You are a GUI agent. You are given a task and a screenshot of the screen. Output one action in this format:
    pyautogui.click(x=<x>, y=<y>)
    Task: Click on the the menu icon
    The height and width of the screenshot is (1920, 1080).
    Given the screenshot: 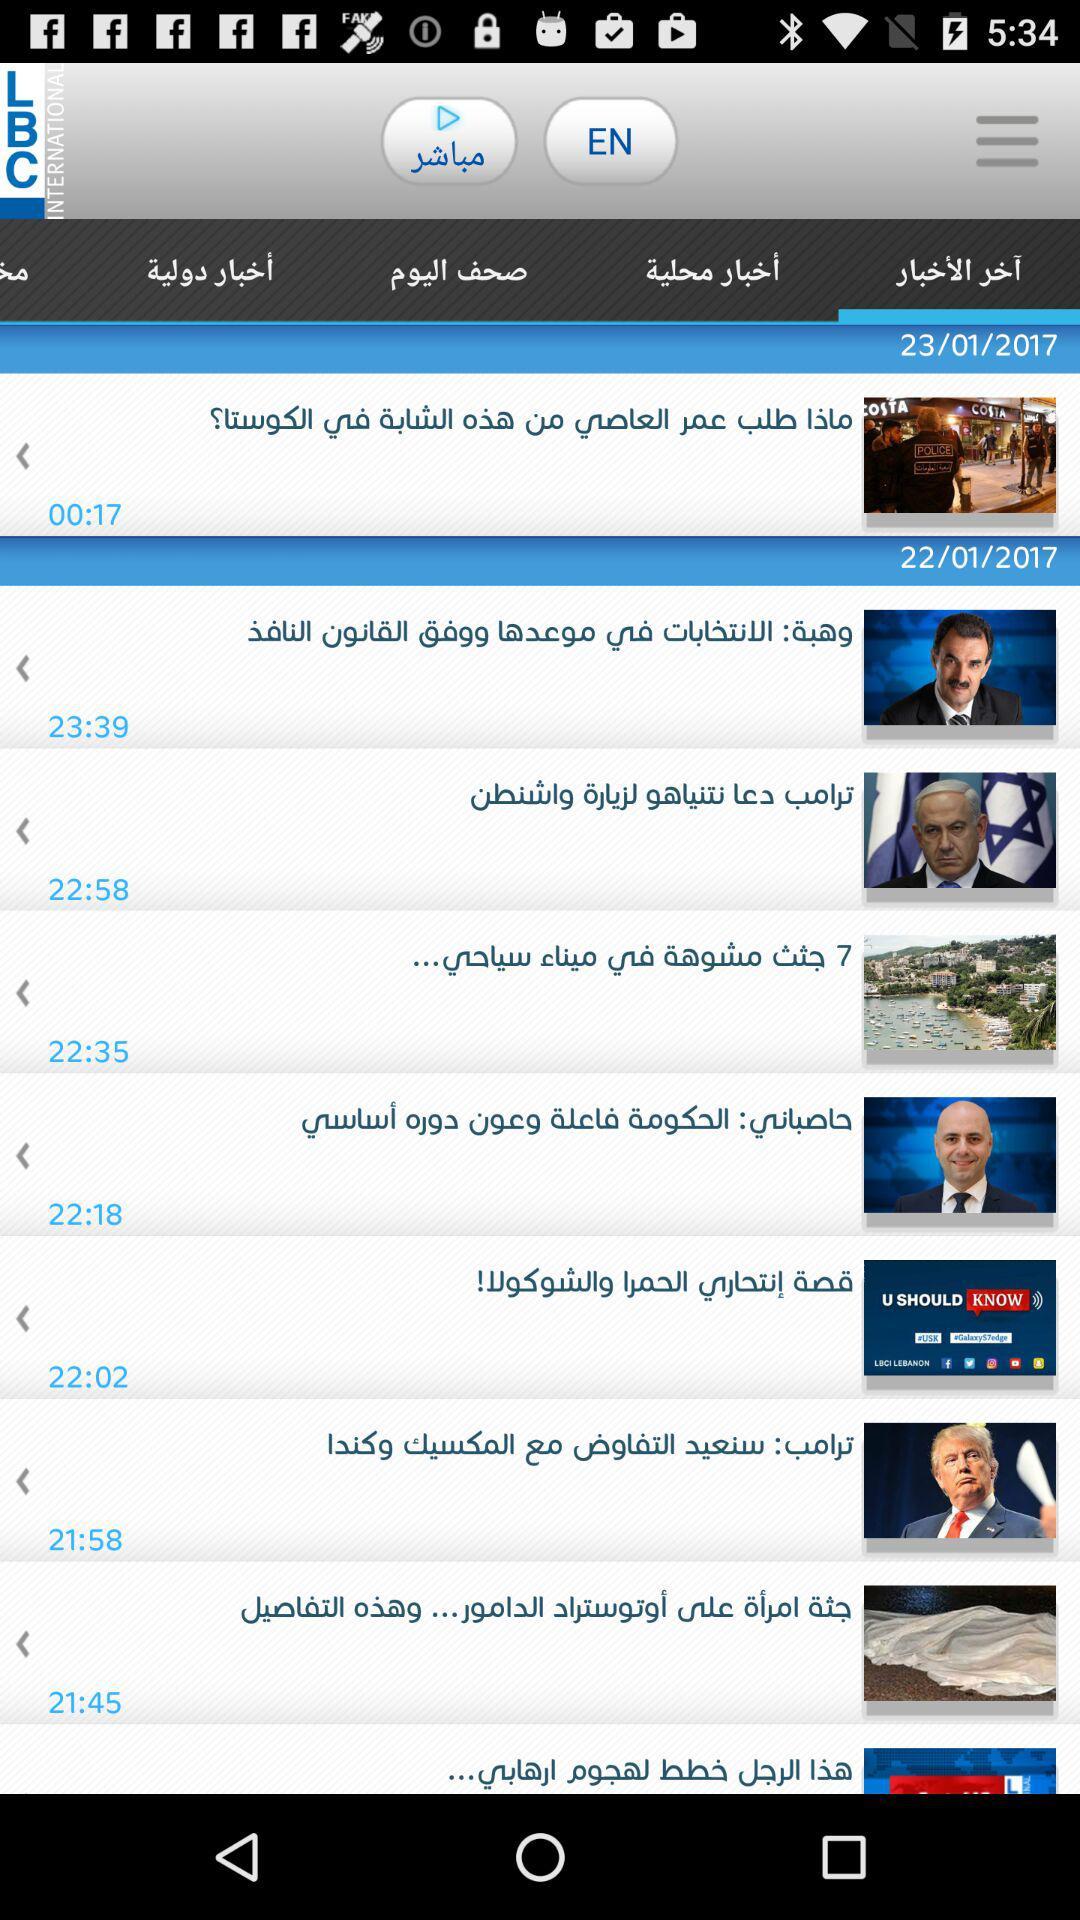 What is the action you would take?
    pyautogui.click(x=1006, y=149)
    